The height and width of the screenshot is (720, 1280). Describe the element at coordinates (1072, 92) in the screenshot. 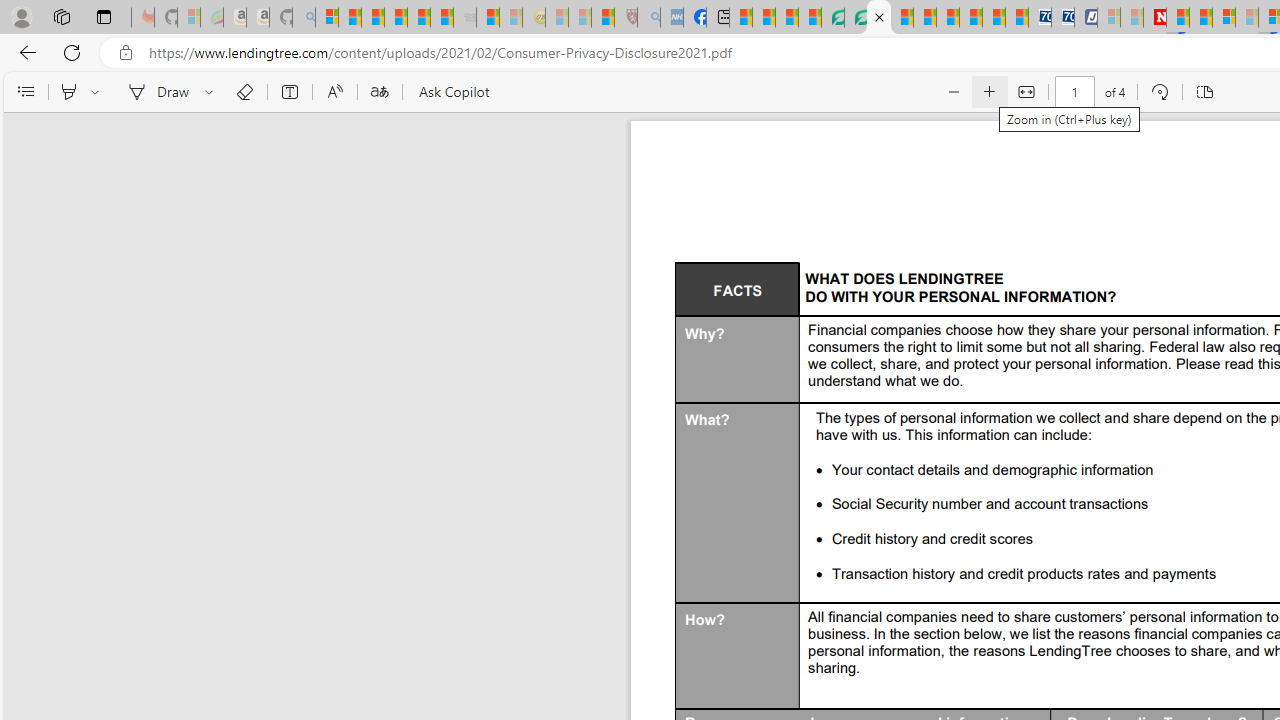

I see `'Page number'` at that location.